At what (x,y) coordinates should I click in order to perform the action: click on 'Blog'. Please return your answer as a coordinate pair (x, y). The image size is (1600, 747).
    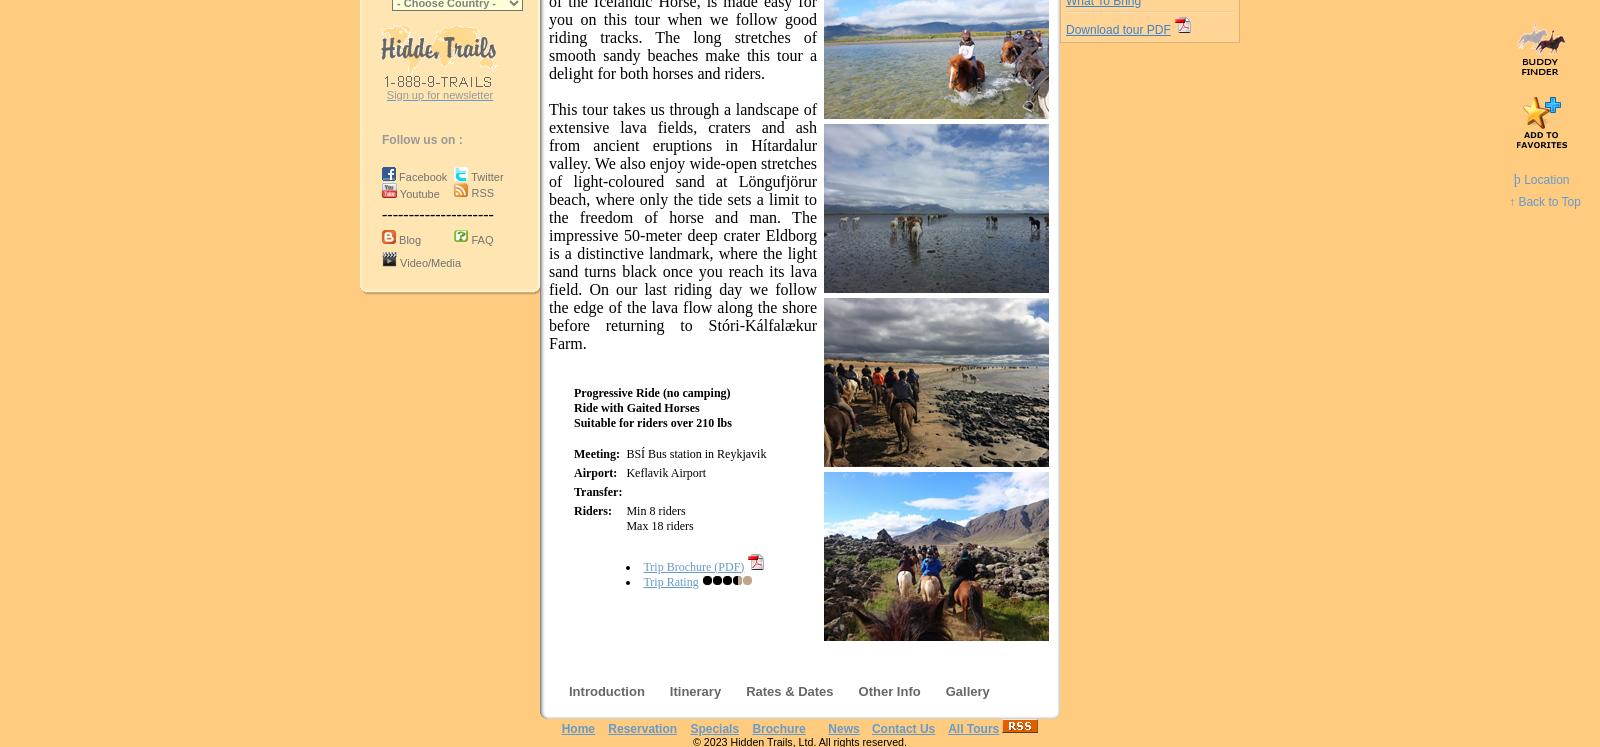
    Looking at the image, I should click on (408, 237).